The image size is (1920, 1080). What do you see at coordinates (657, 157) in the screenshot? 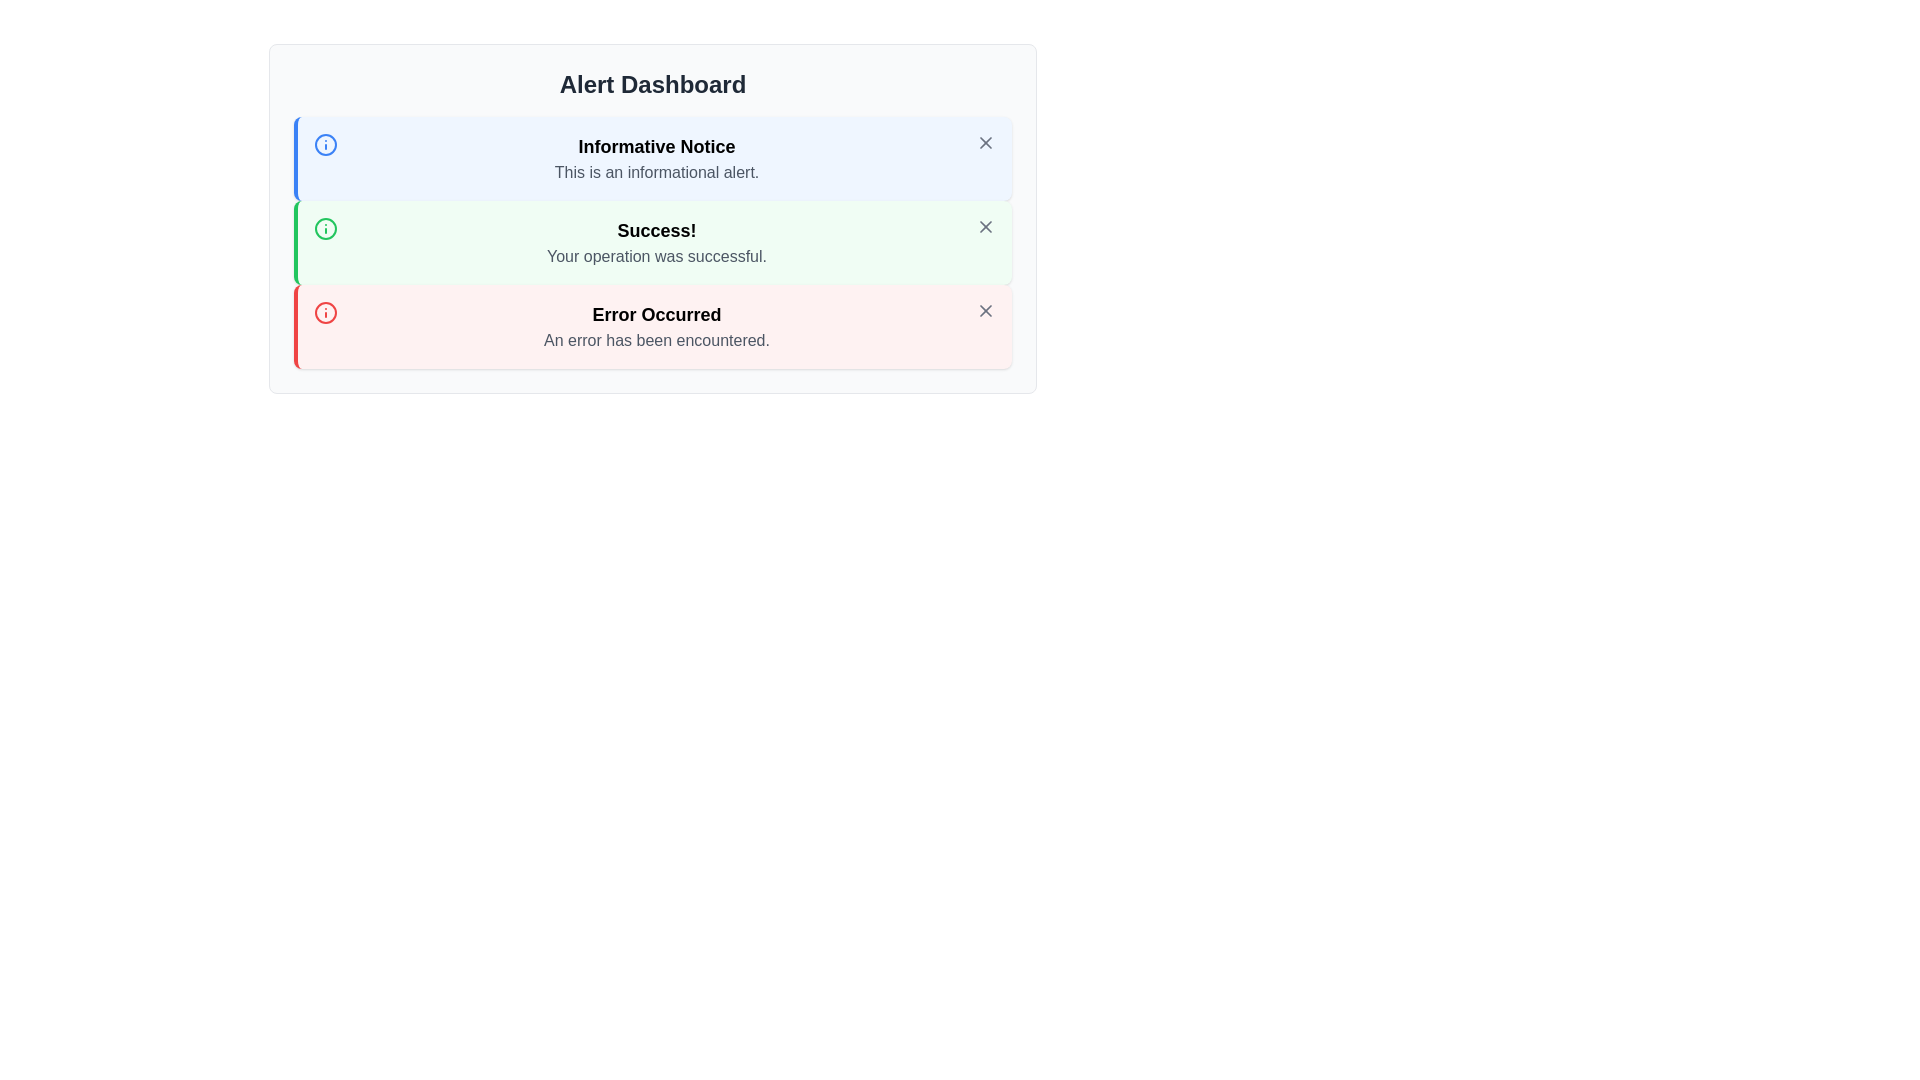
I see `the Text box titled 'Informative Notice', which contains an alert description and is styled with a blue background, positioned at the top of the alert items` at bounding box center [657, 157].